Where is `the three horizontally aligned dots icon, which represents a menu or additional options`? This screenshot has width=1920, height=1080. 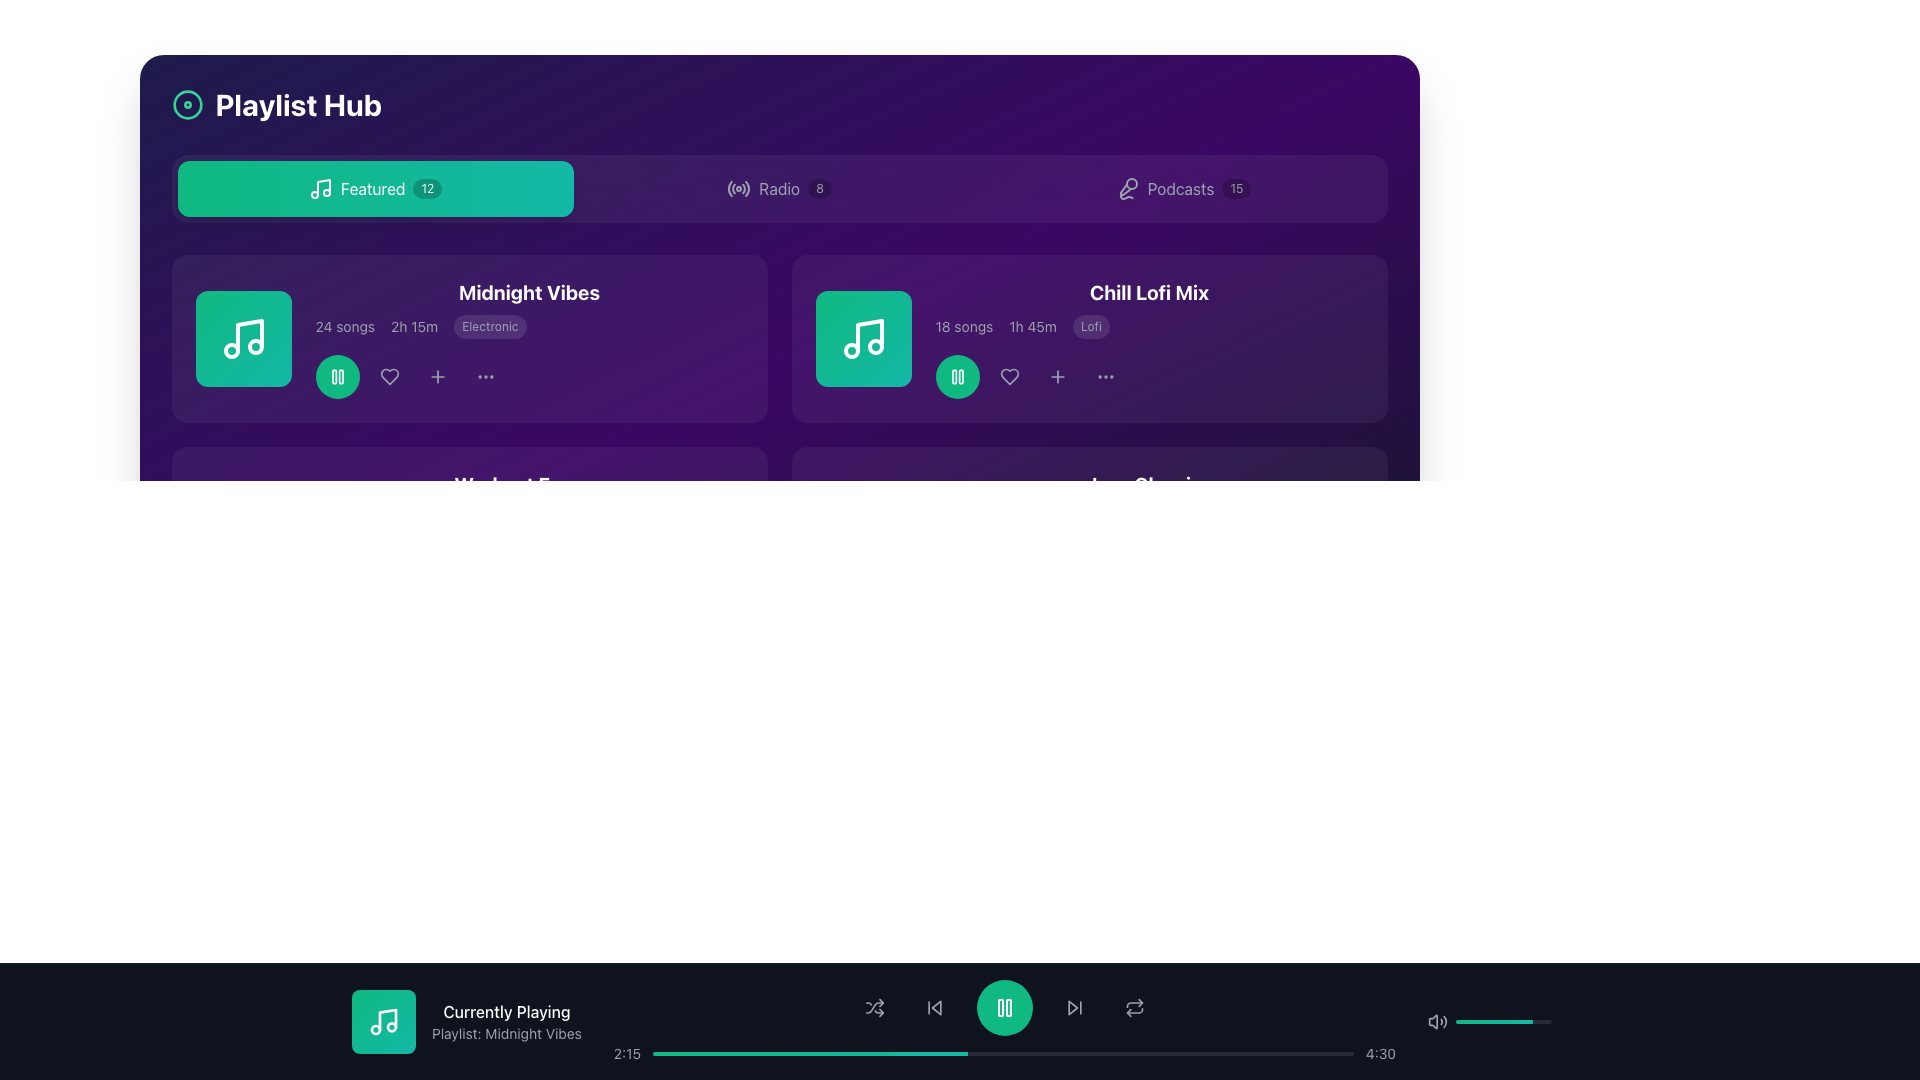 the three horizontally aligned dots icon, which represents a menu or additional options is located at coordinates (485, 377).